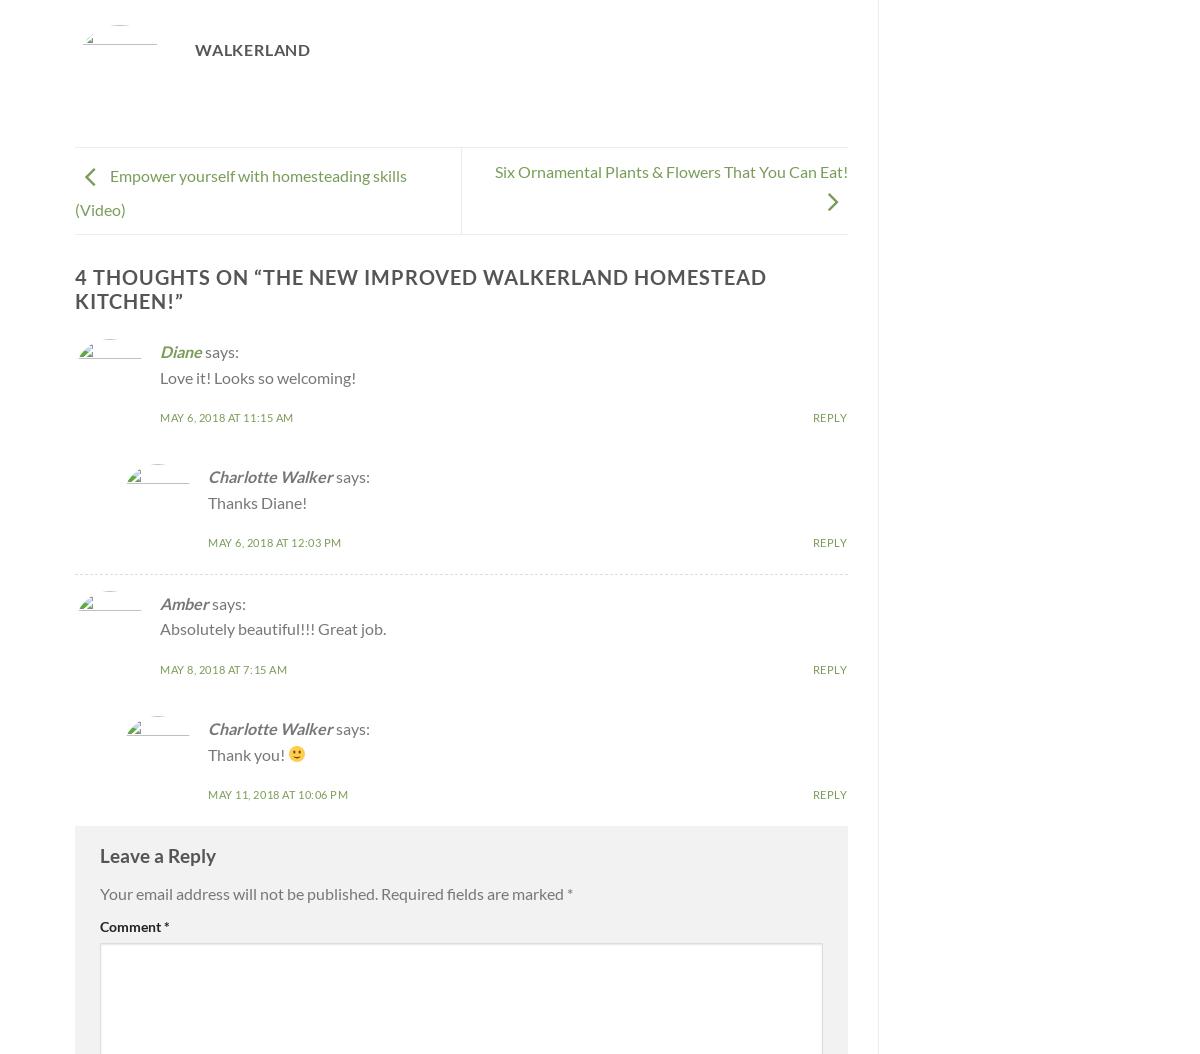  I want to click on 'Thank you!', so click(206, 753).